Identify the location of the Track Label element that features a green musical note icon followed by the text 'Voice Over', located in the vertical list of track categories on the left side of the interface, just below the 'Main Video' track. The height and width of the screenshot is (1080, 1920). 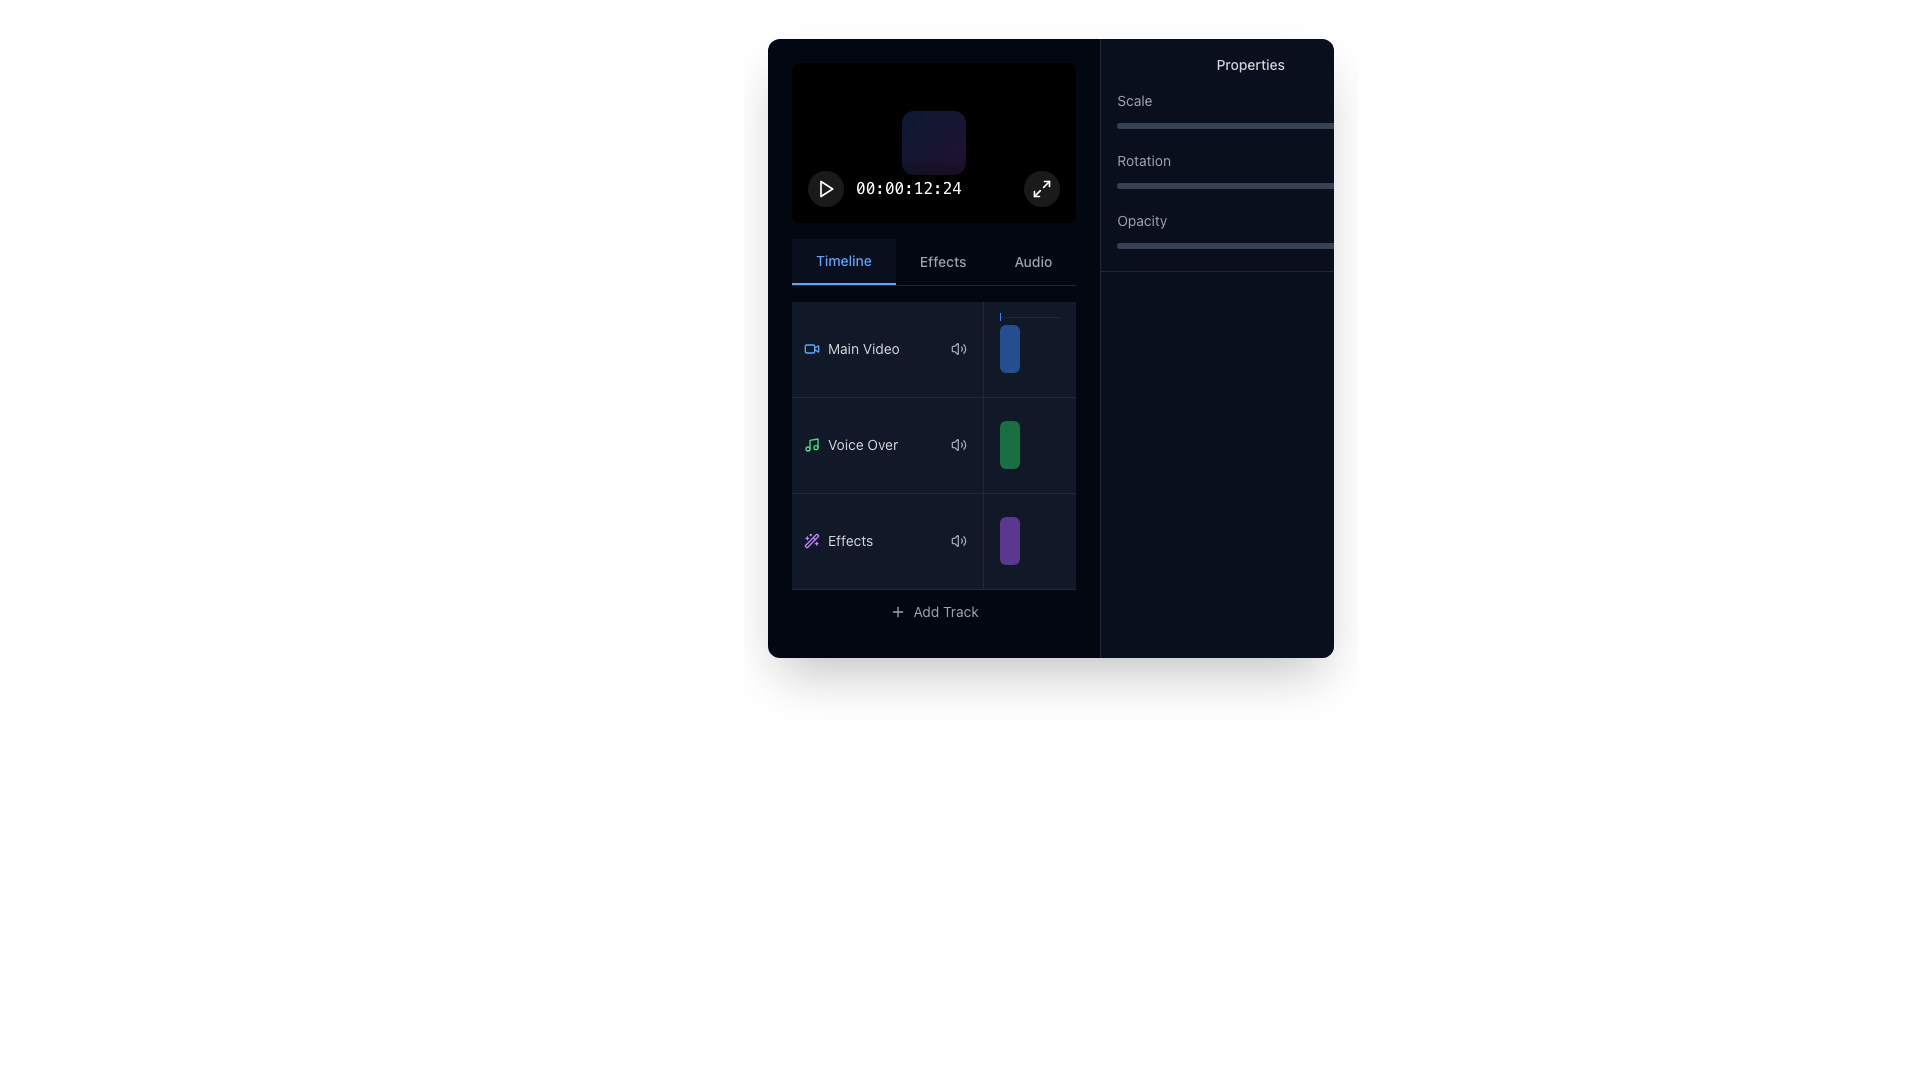
(851, 444).